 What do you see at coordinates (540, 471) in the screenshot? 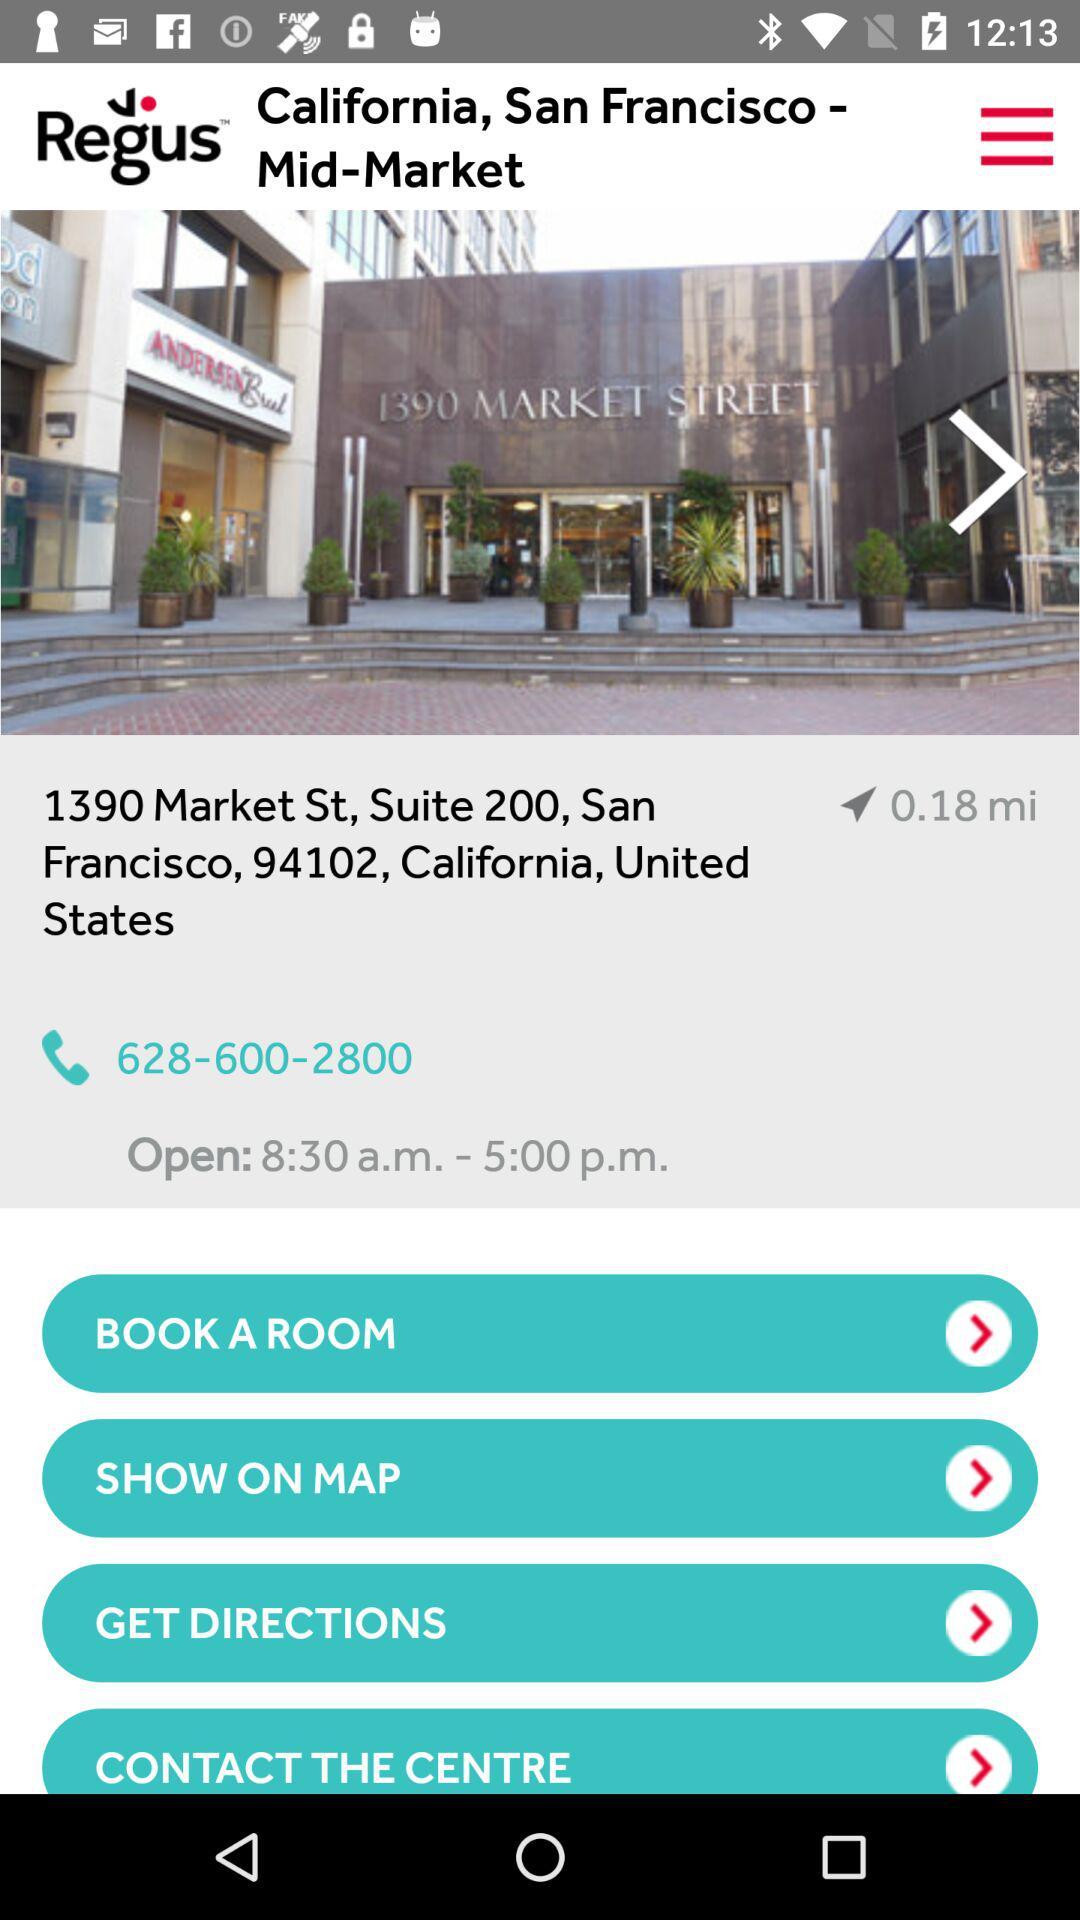
I see `the item above 1390 market st item` at bounding box center [540, 471].